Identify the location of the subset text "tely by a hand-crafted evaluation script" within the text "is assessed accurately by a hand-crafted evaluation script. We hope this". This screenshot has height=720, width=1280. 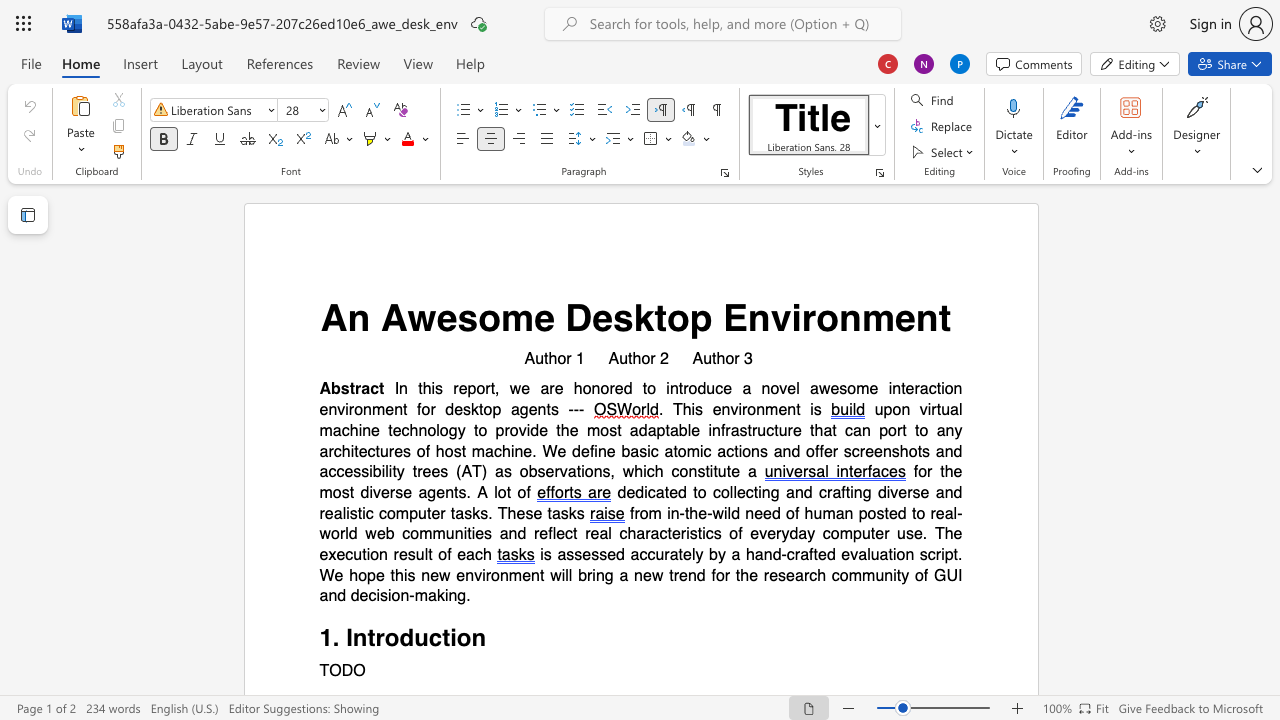
(678, 555).